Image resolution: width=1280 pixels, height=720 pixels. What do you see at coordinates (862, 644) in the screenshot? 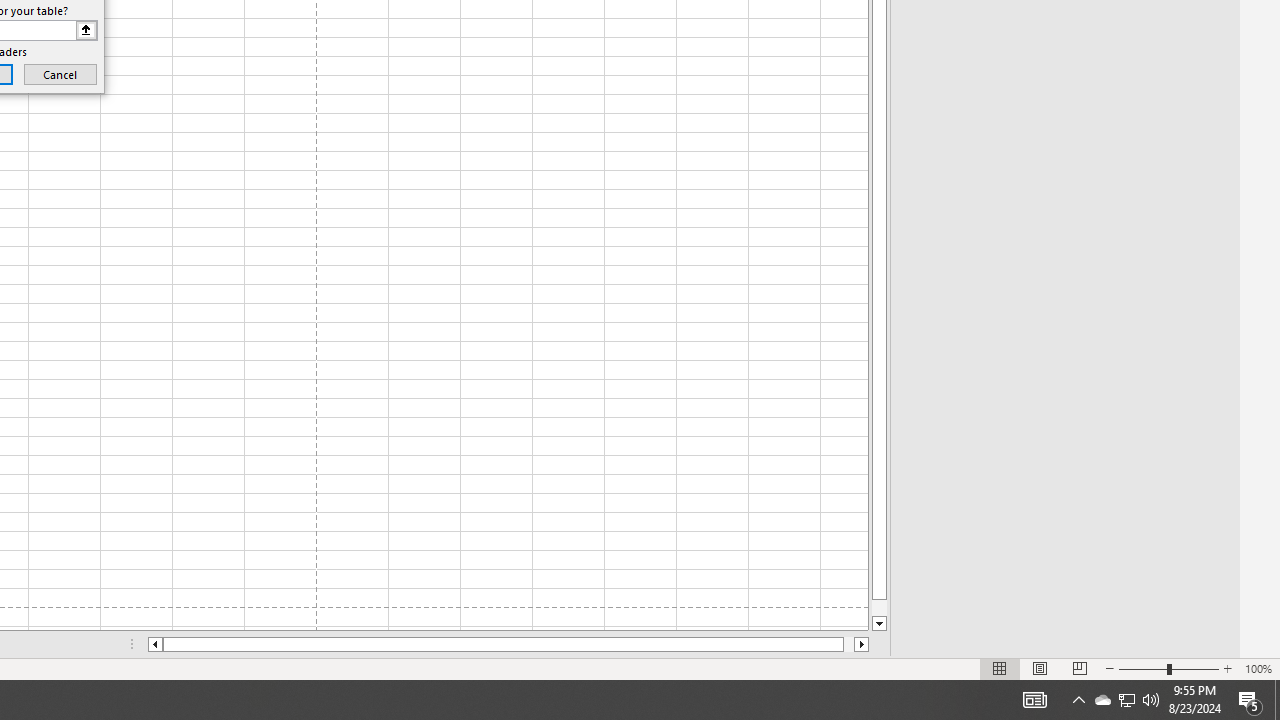
I see `'Column right'` at bounding box center [862, 644].